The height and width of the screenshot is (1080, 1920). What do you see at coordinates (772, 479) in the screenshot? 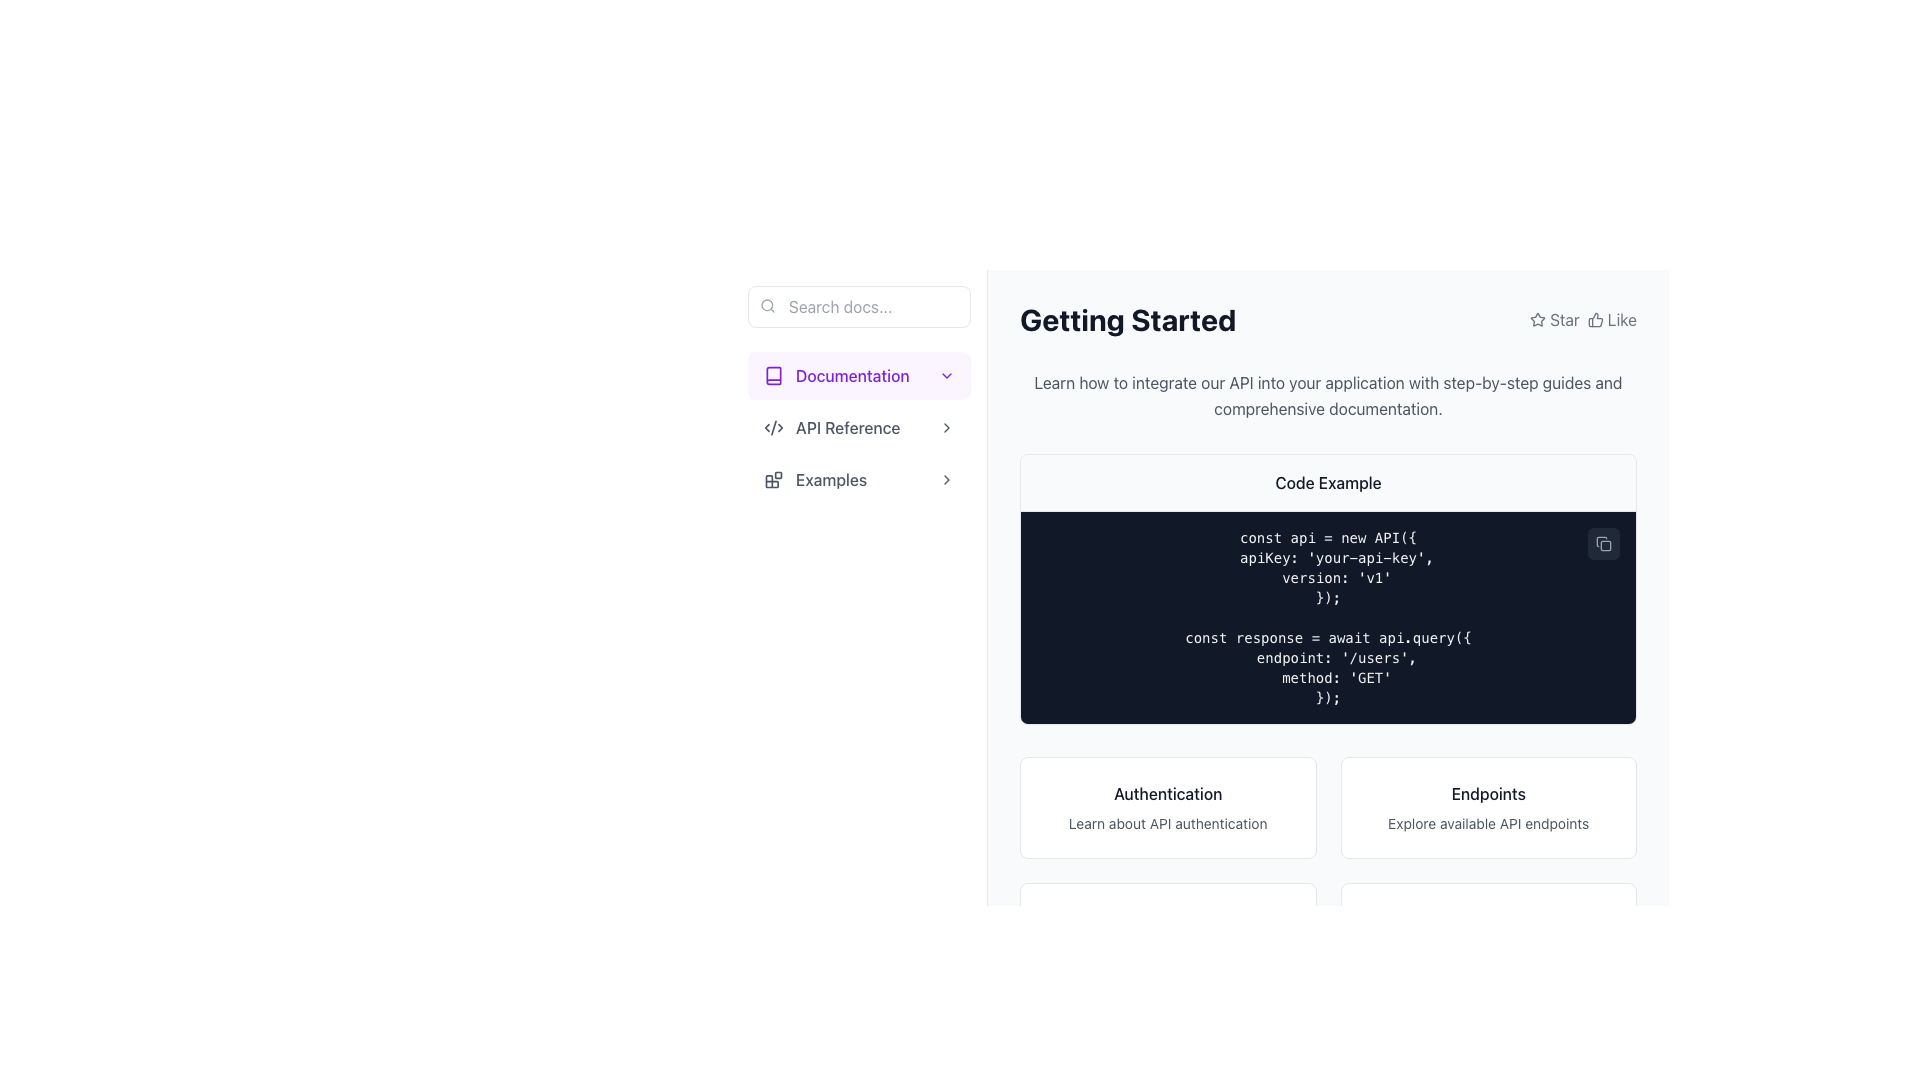
I see `the icon resembling a group of blocks or tiles, located in the 'Examples' section of the left navigation menu, positioned to the left of the text 'Examples'` at bounding box center [772, 479].